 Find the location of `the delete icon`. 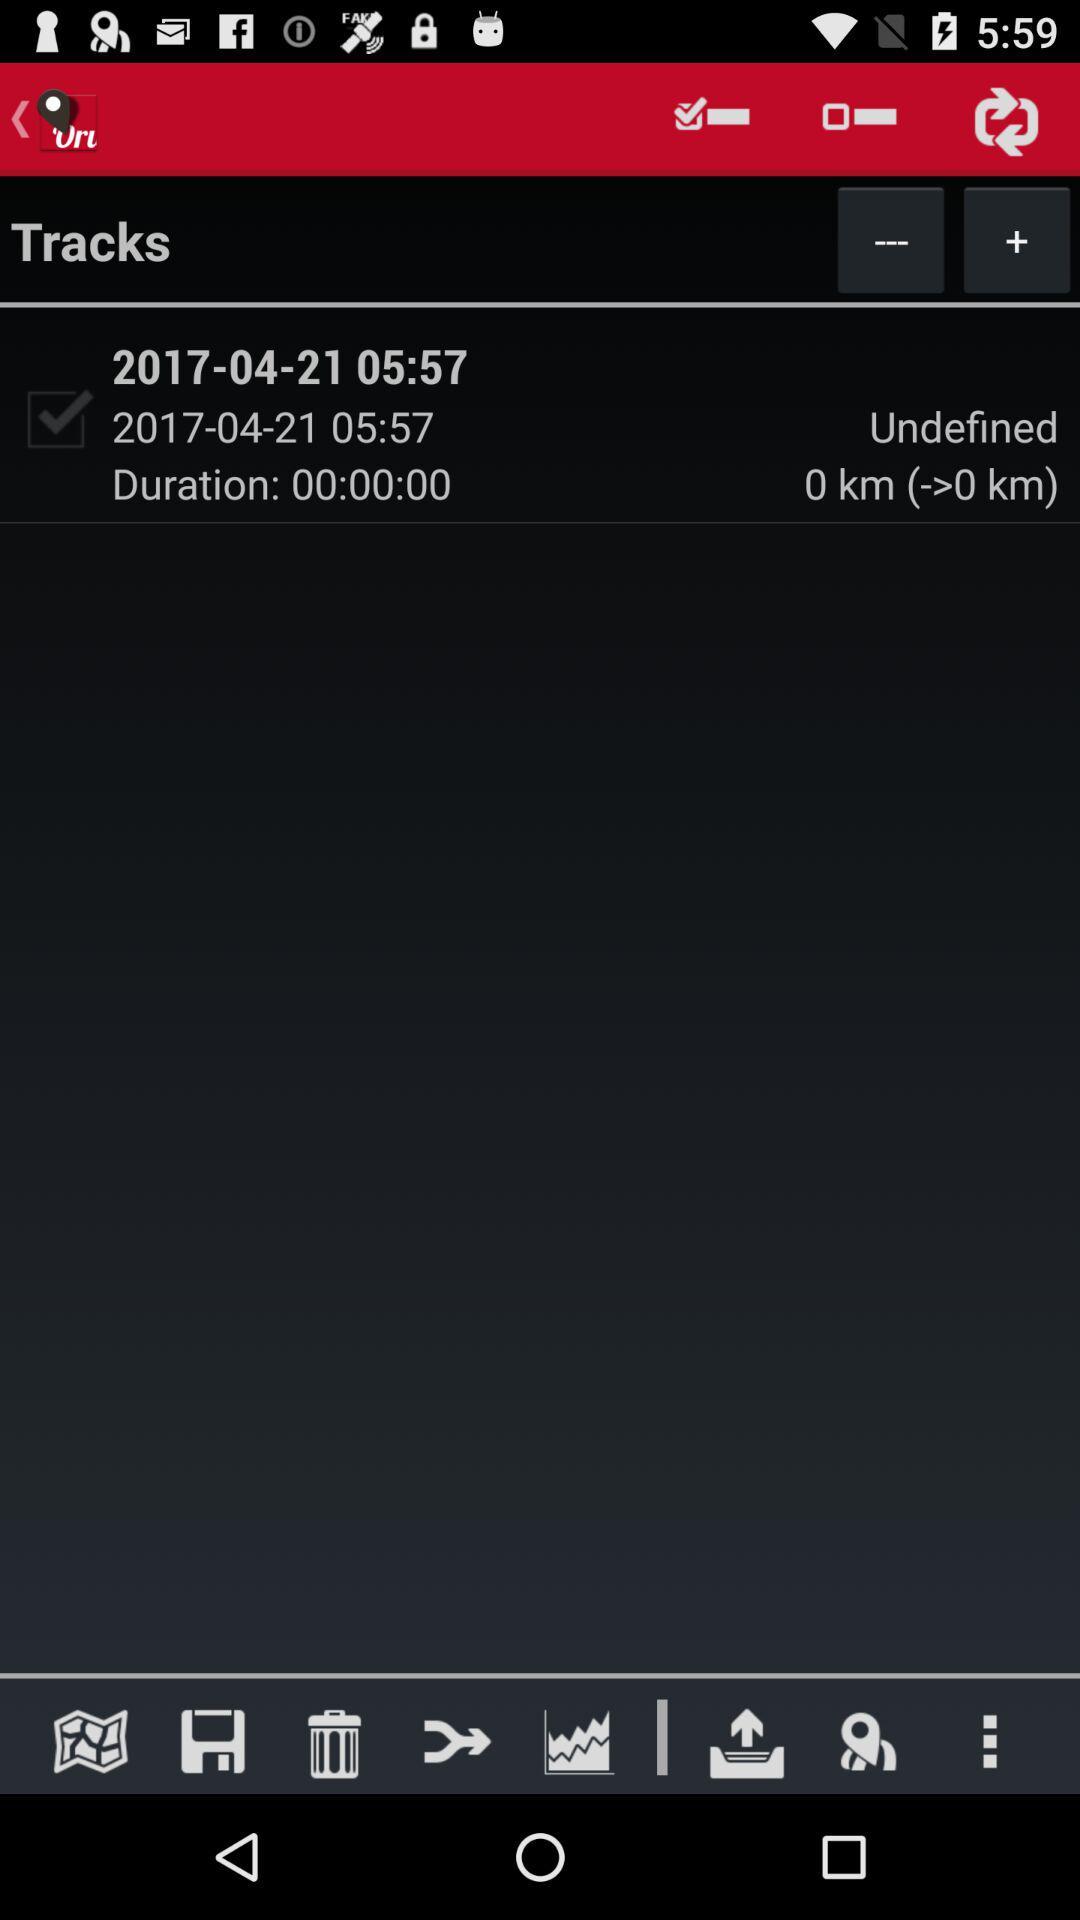

the delete icon is located at coordinates (333, 1862).